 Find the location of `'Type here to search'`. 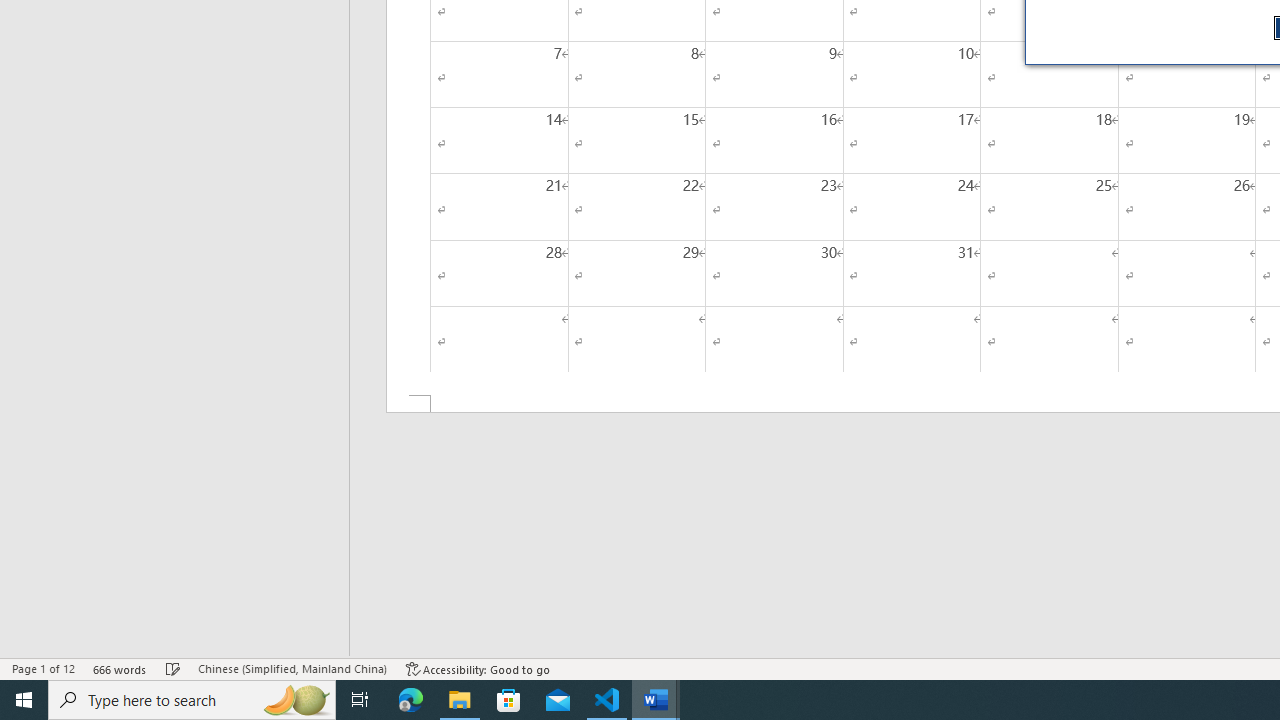

'Type here to search' is located at coordinates (192, 698).